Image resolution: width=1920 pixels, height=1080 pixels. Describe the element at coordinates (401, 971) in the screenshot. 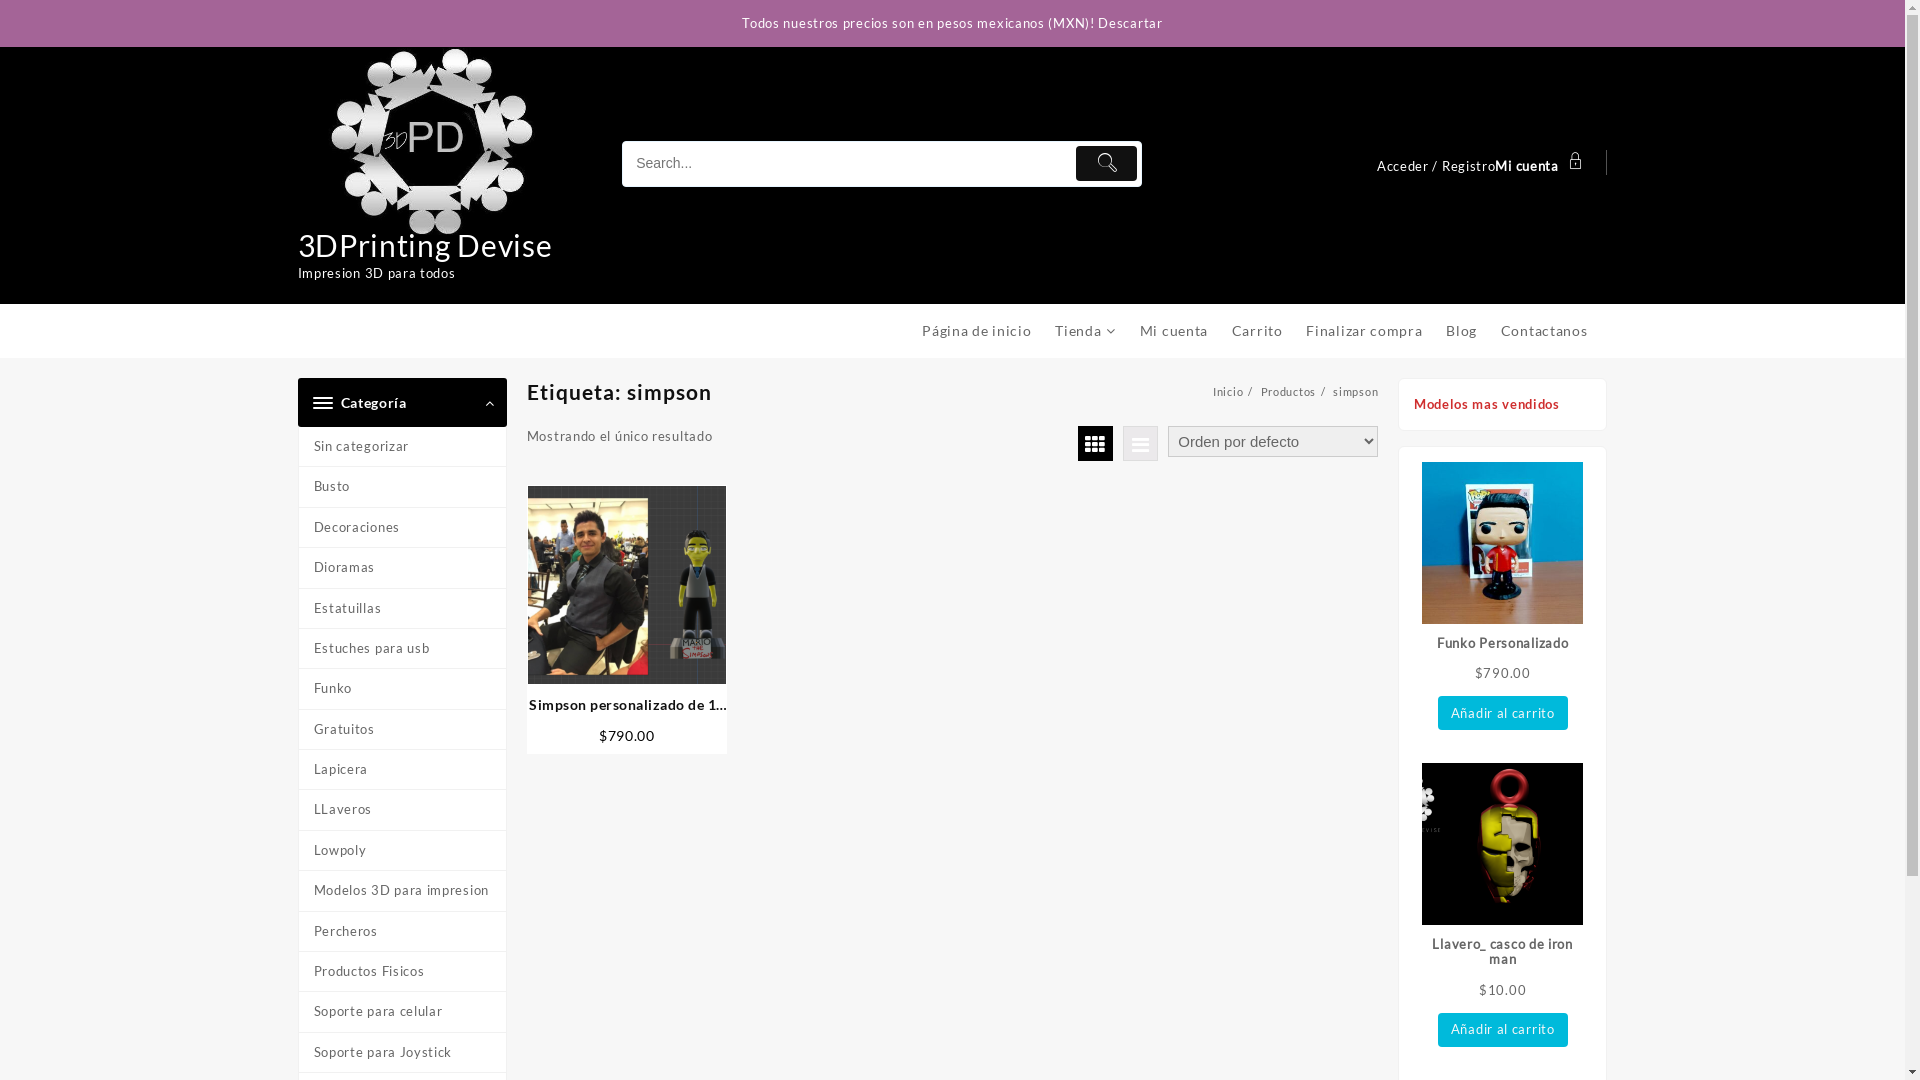

I see `'Productos Fisicos'` at that location.